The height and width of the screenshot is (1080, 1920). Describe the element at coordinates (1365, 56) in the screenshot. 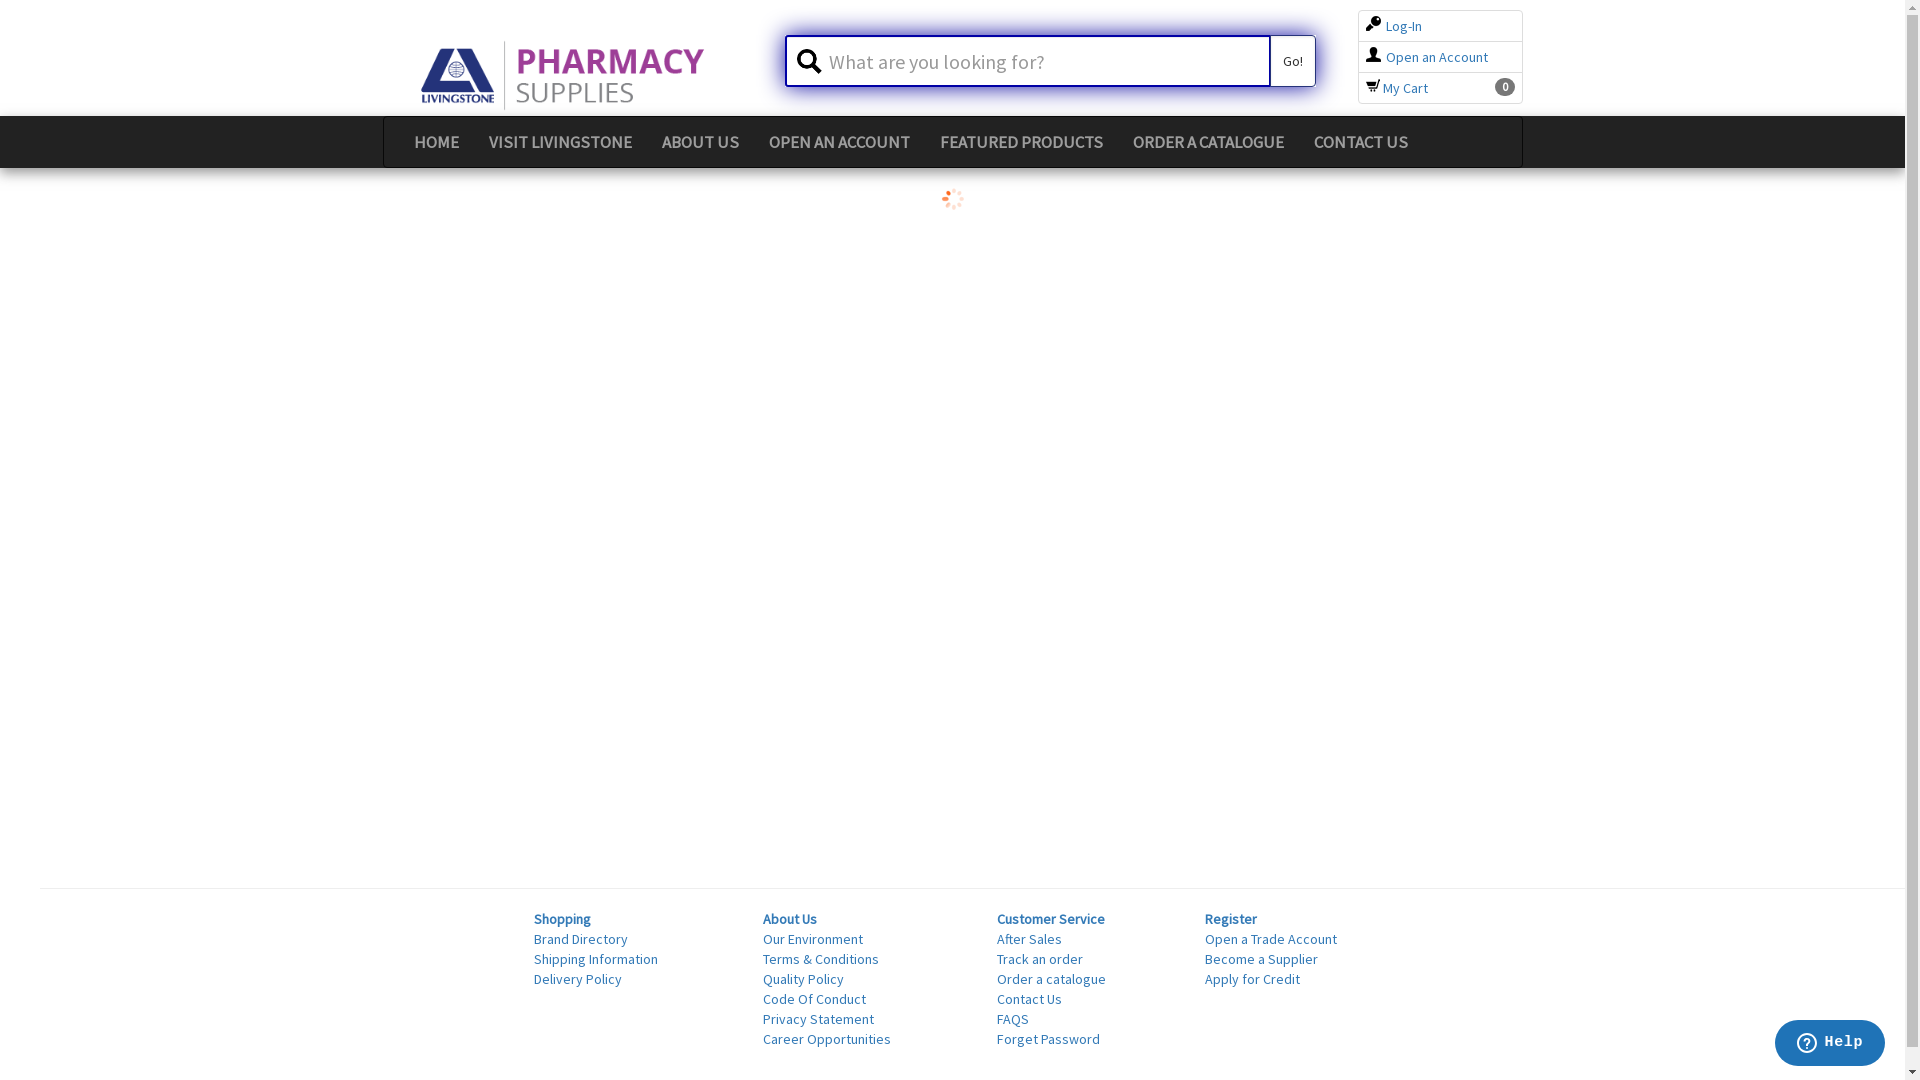

I see `'Open an Account'` at that location.